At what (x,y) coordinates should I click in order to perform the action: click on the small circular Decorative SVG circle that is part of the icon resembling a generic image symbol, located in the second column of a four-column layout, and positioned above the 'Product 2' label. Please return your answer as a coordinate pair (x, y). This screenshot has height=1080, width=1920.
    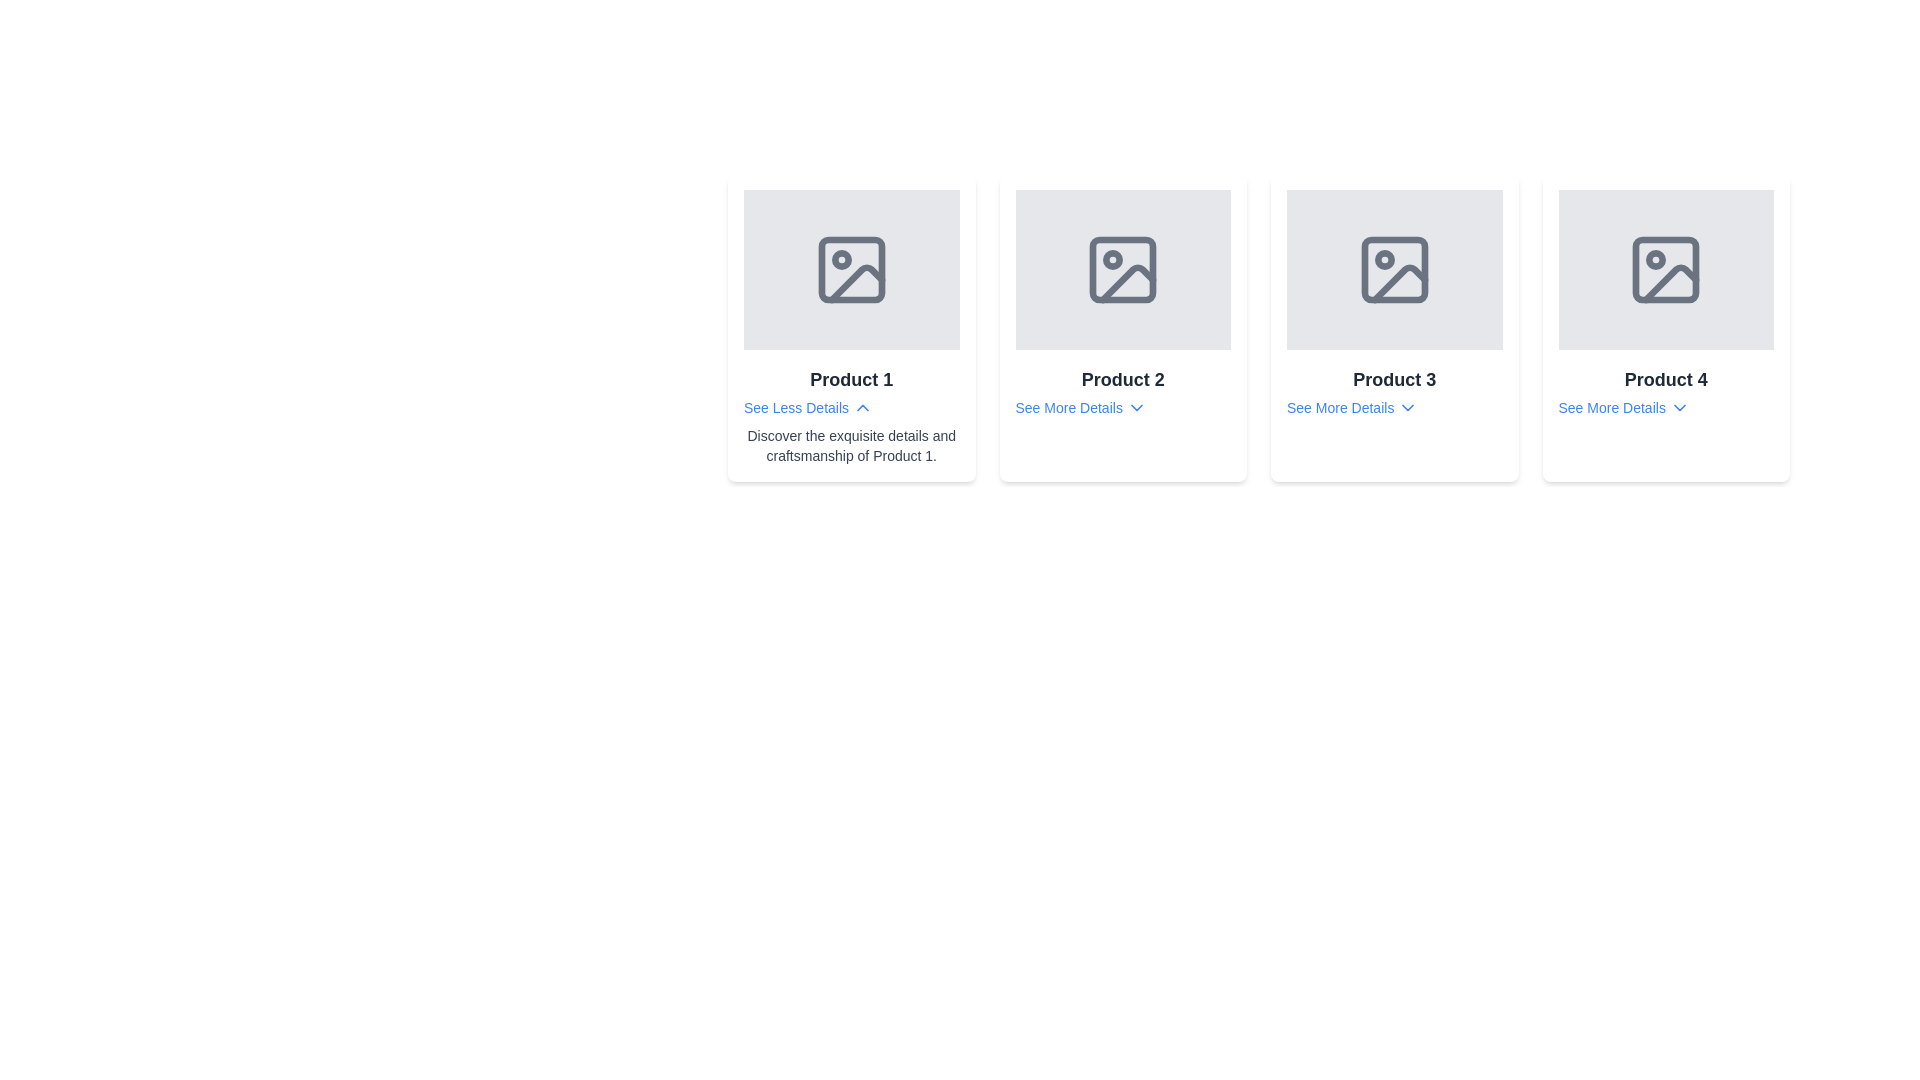
    Looking at the image, I should click on (1112, 258).